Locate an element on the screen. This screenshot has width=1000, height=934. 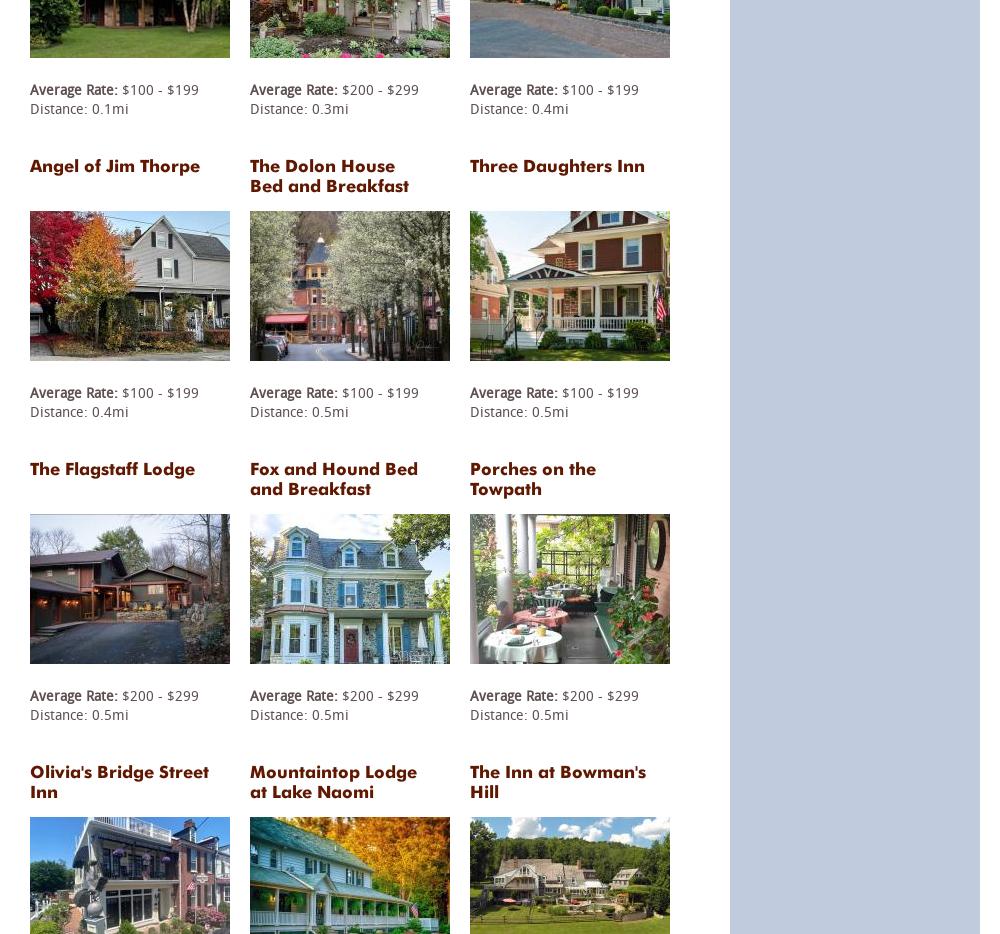
'Distance: 0.1mi' is located at coordinates (78, 106).